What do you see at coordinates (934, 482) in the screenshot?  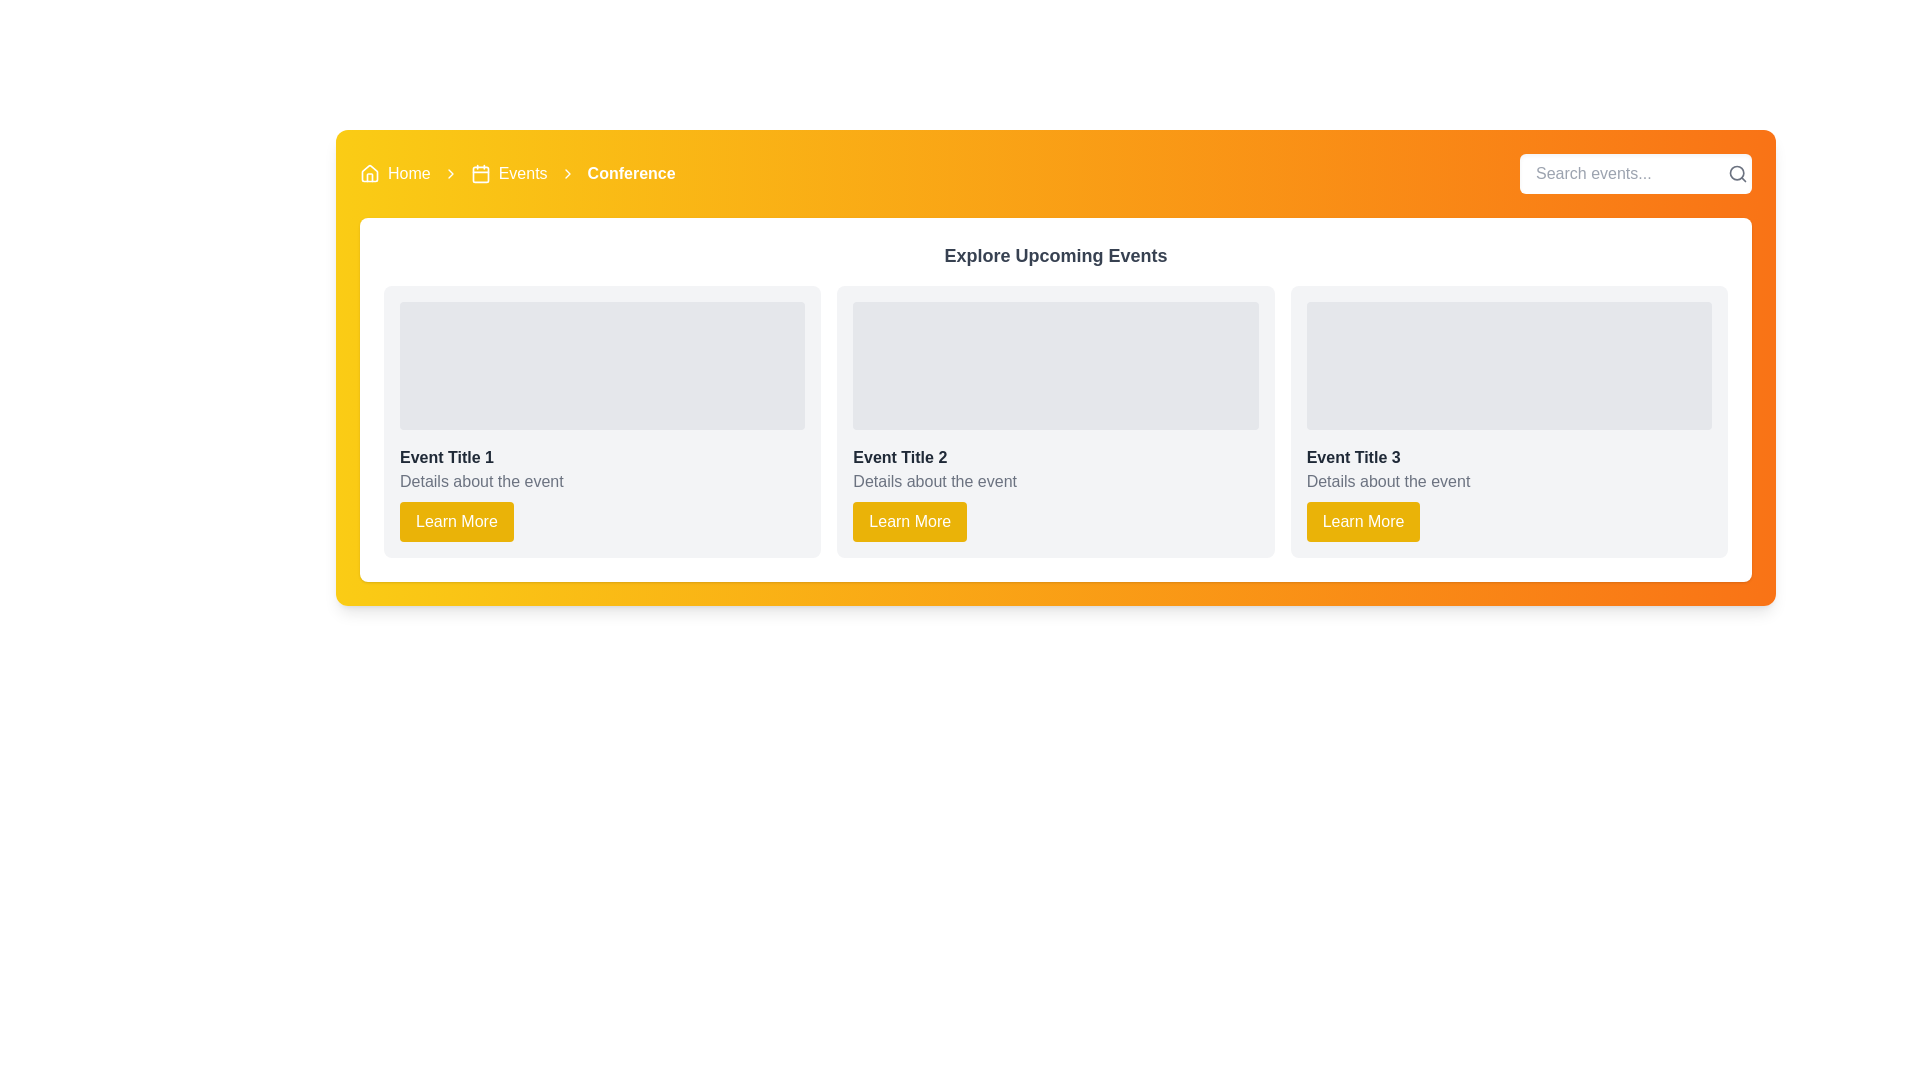 I see `the plain text label providing additional context about the event, which is located below 'Event Title 2' and above the 'Learn More' button` at bounding box center [934, 482].